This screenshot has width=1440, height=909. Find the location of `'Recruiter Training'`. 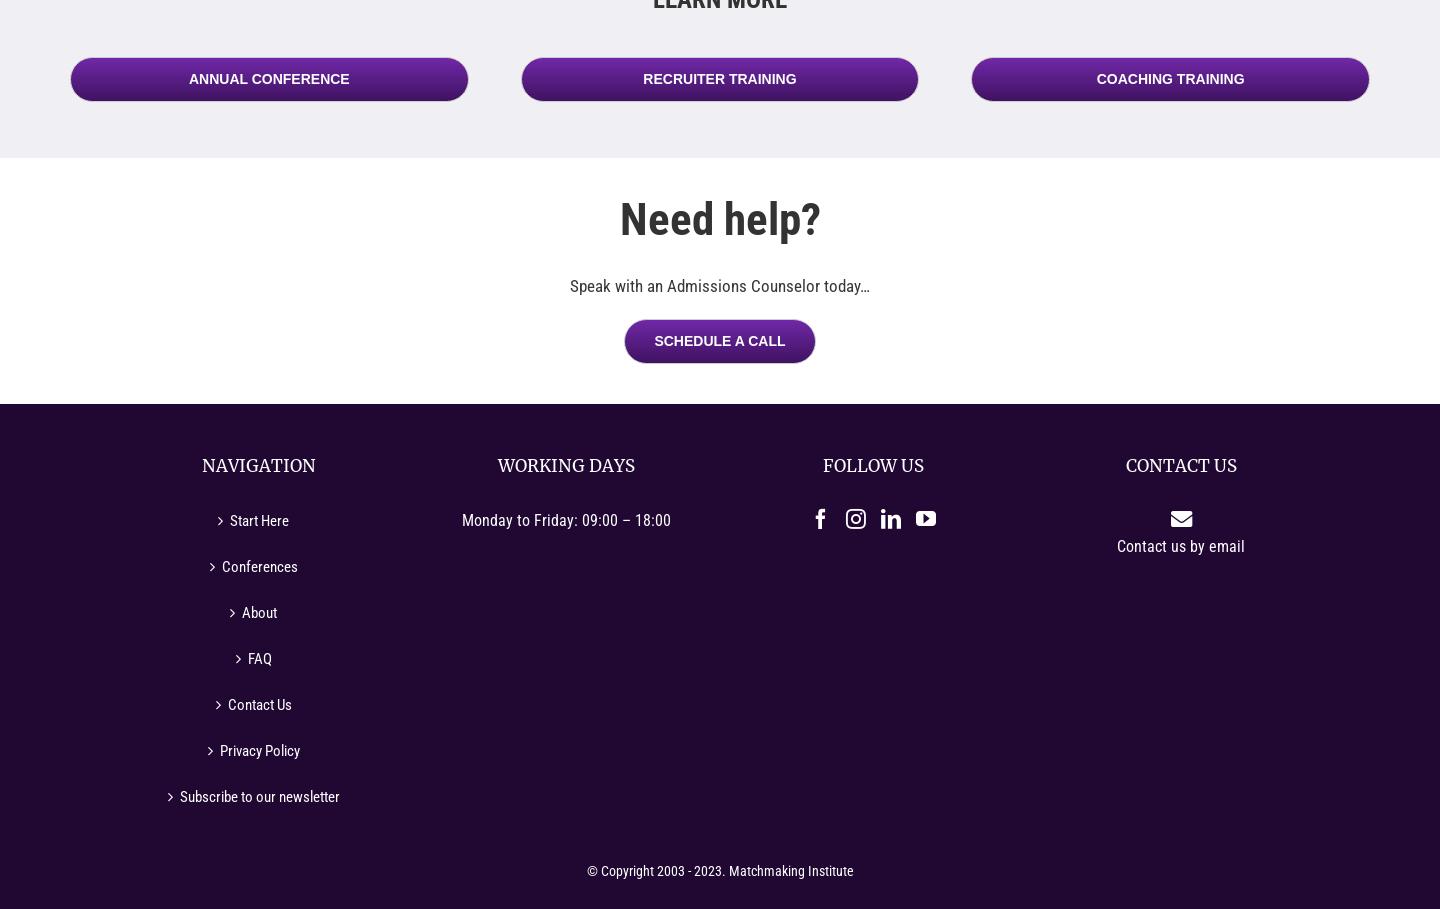

'Recruiter Training' is located at coordinates (719, 77).